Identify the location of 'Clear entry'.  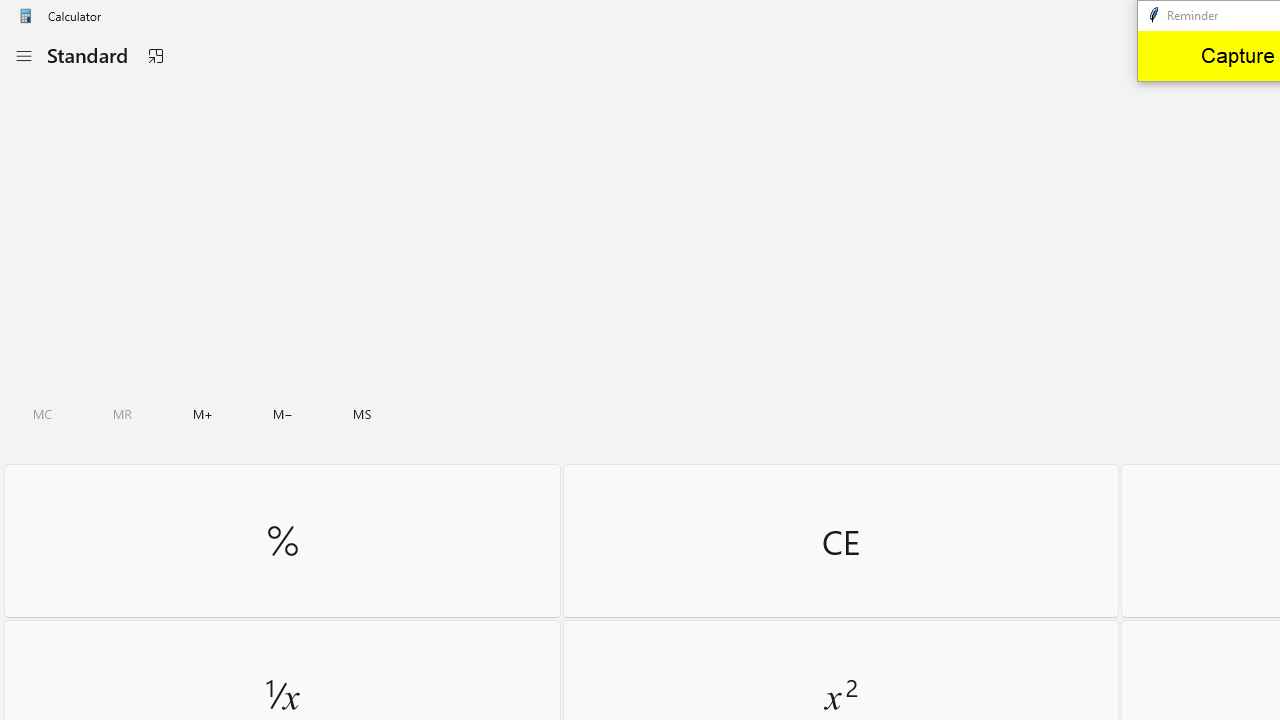
(840, 540).